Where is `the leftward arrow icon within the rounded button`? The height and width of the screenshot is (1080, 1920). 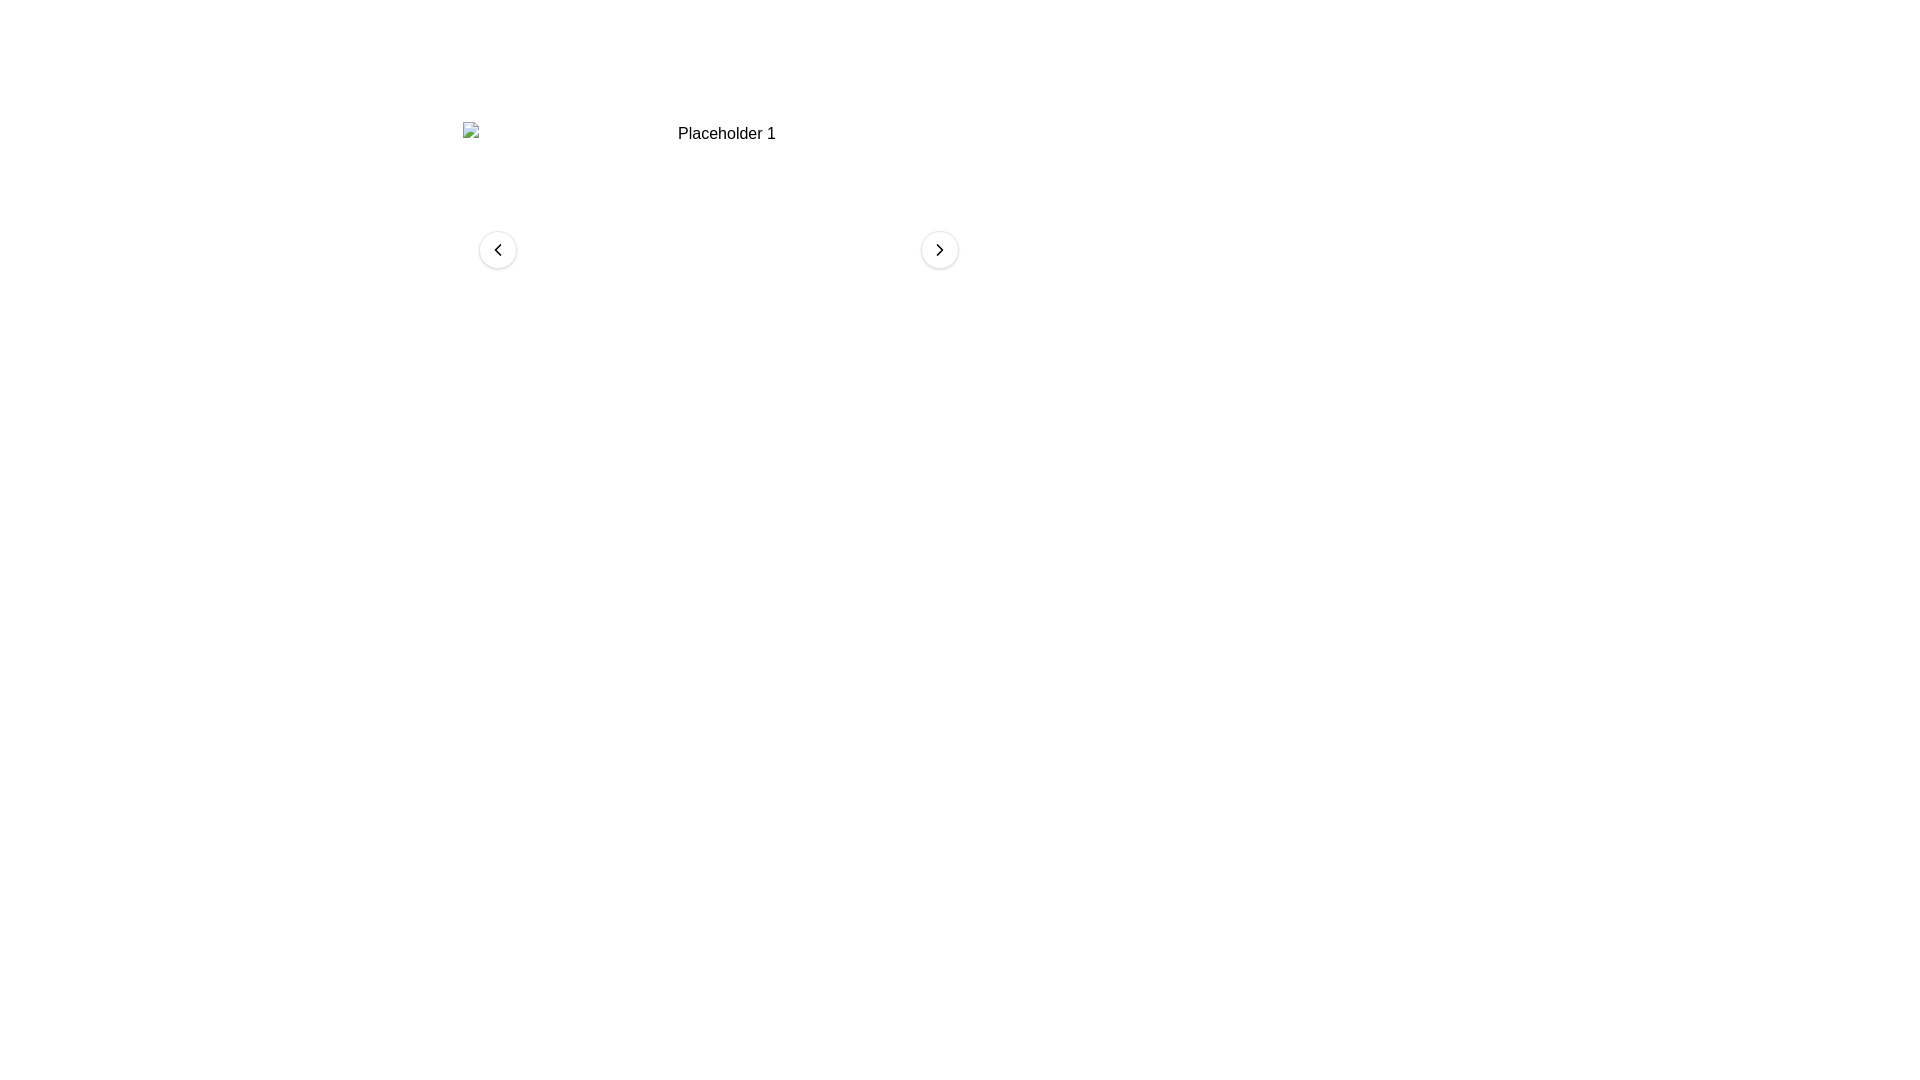 the leftward arrow icon within the rounded button is located at coordinates (498, 249).